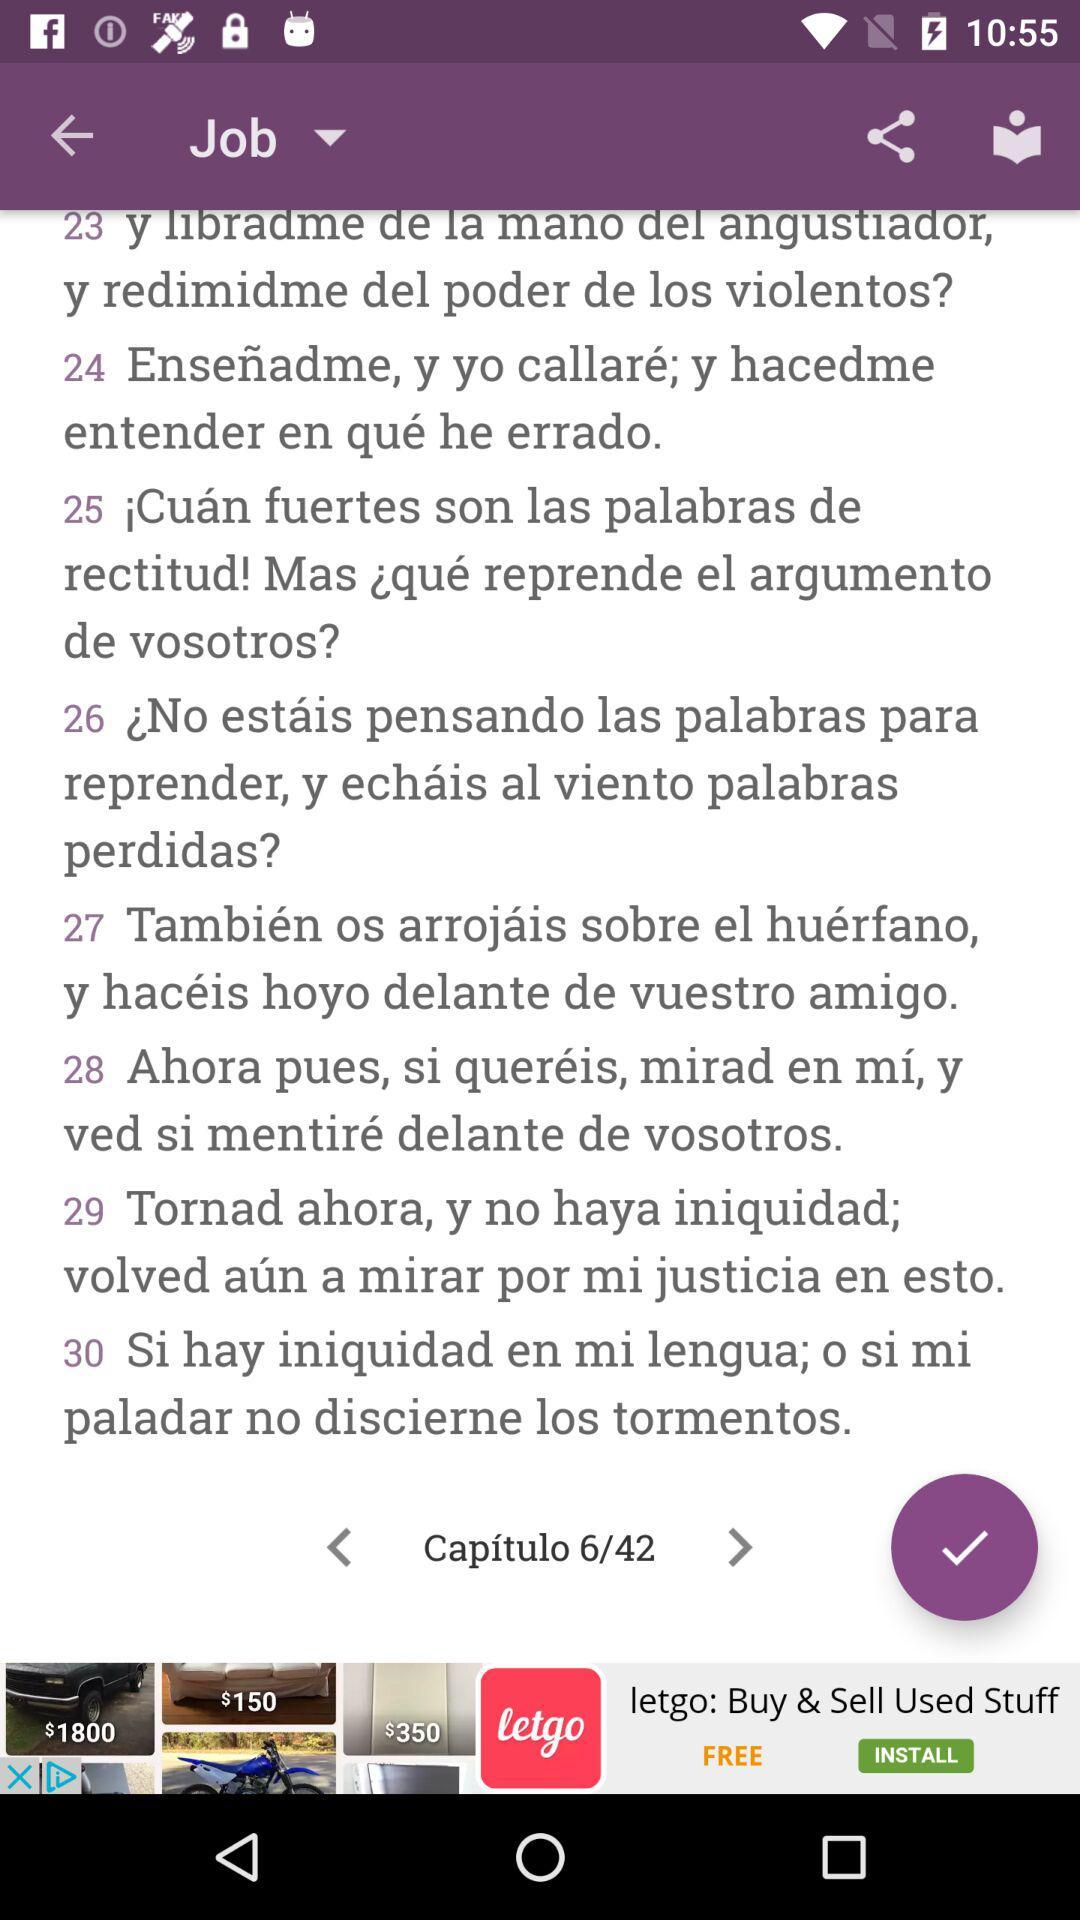 The width and height of the screenshot is (1080, 1920). What do you see at coordinates (890, 135) in the screenshot?
I see `the icon above the 23 y libradme` at bounding box center [890, 135].